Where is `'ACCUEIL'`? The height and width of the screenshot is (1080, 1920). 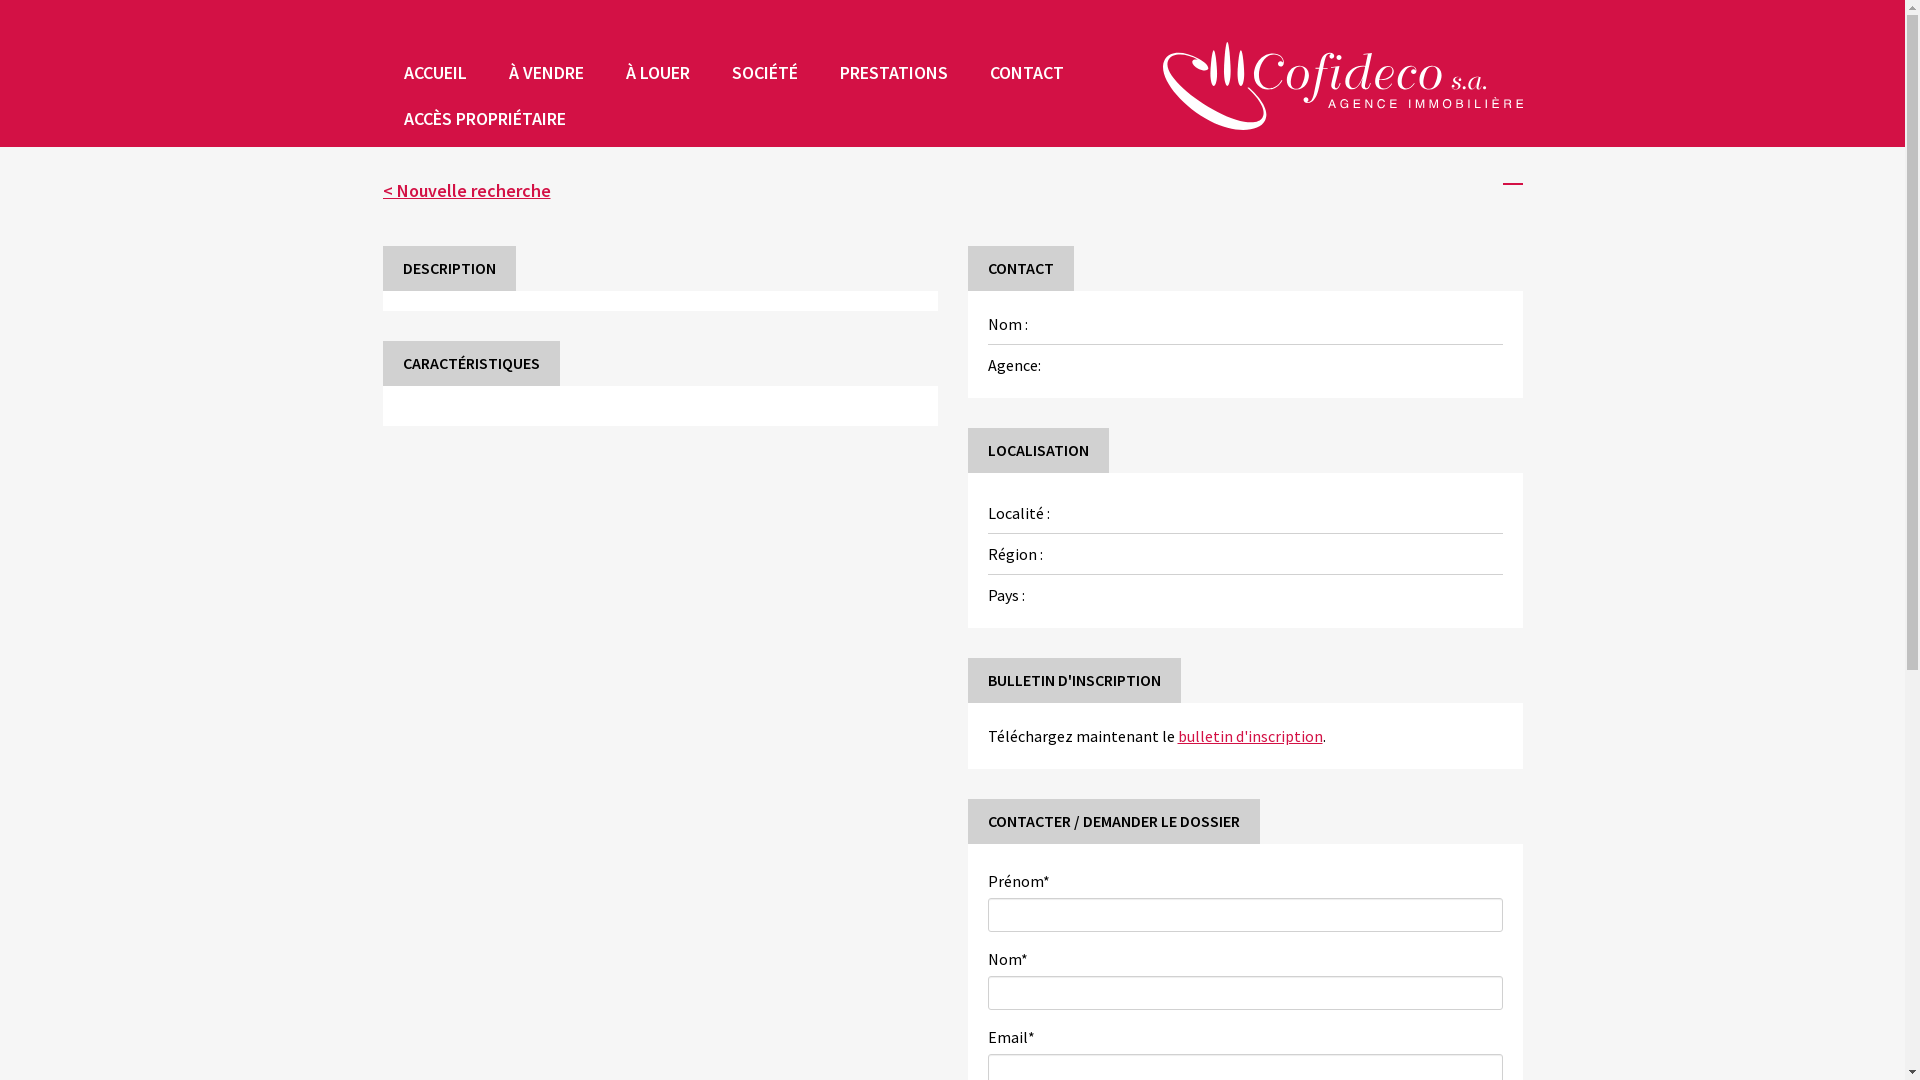 'ACCUEIL' is located at coordinates (433, 72).